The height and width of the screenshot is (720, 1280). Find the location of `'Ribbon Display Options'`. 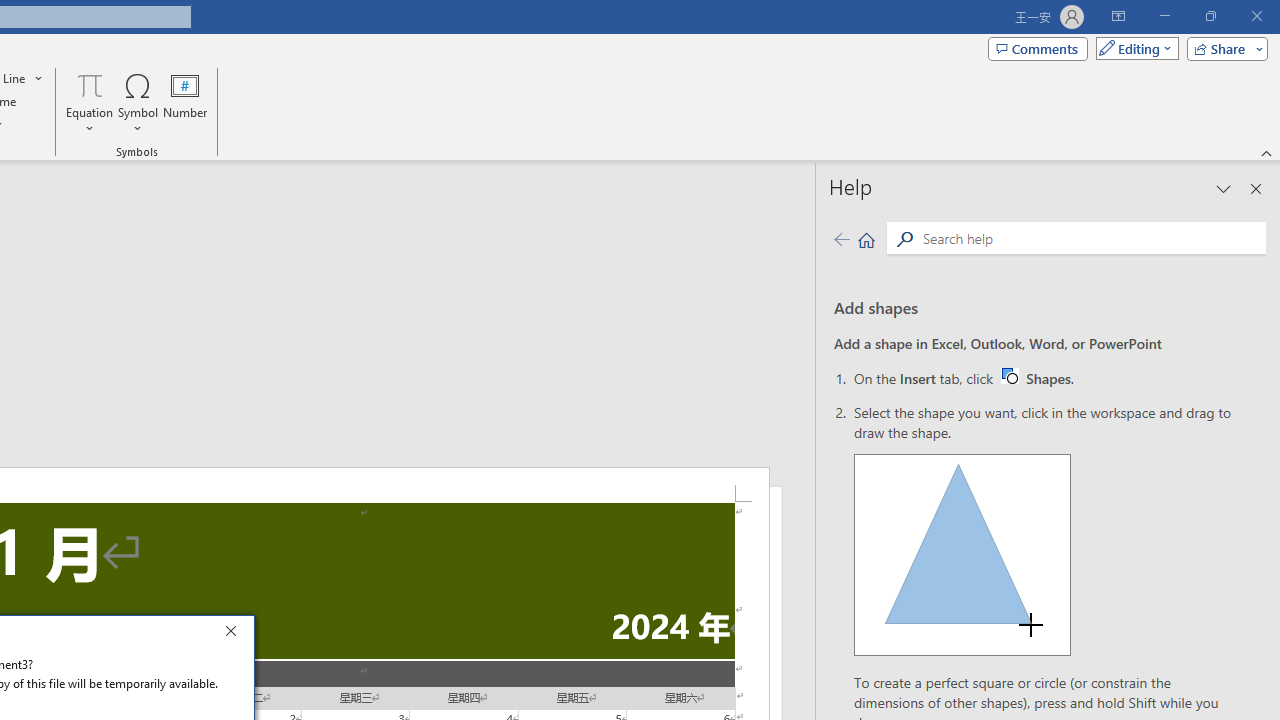

'Ribbon Display Options' is located at coordinates (1117, 16).